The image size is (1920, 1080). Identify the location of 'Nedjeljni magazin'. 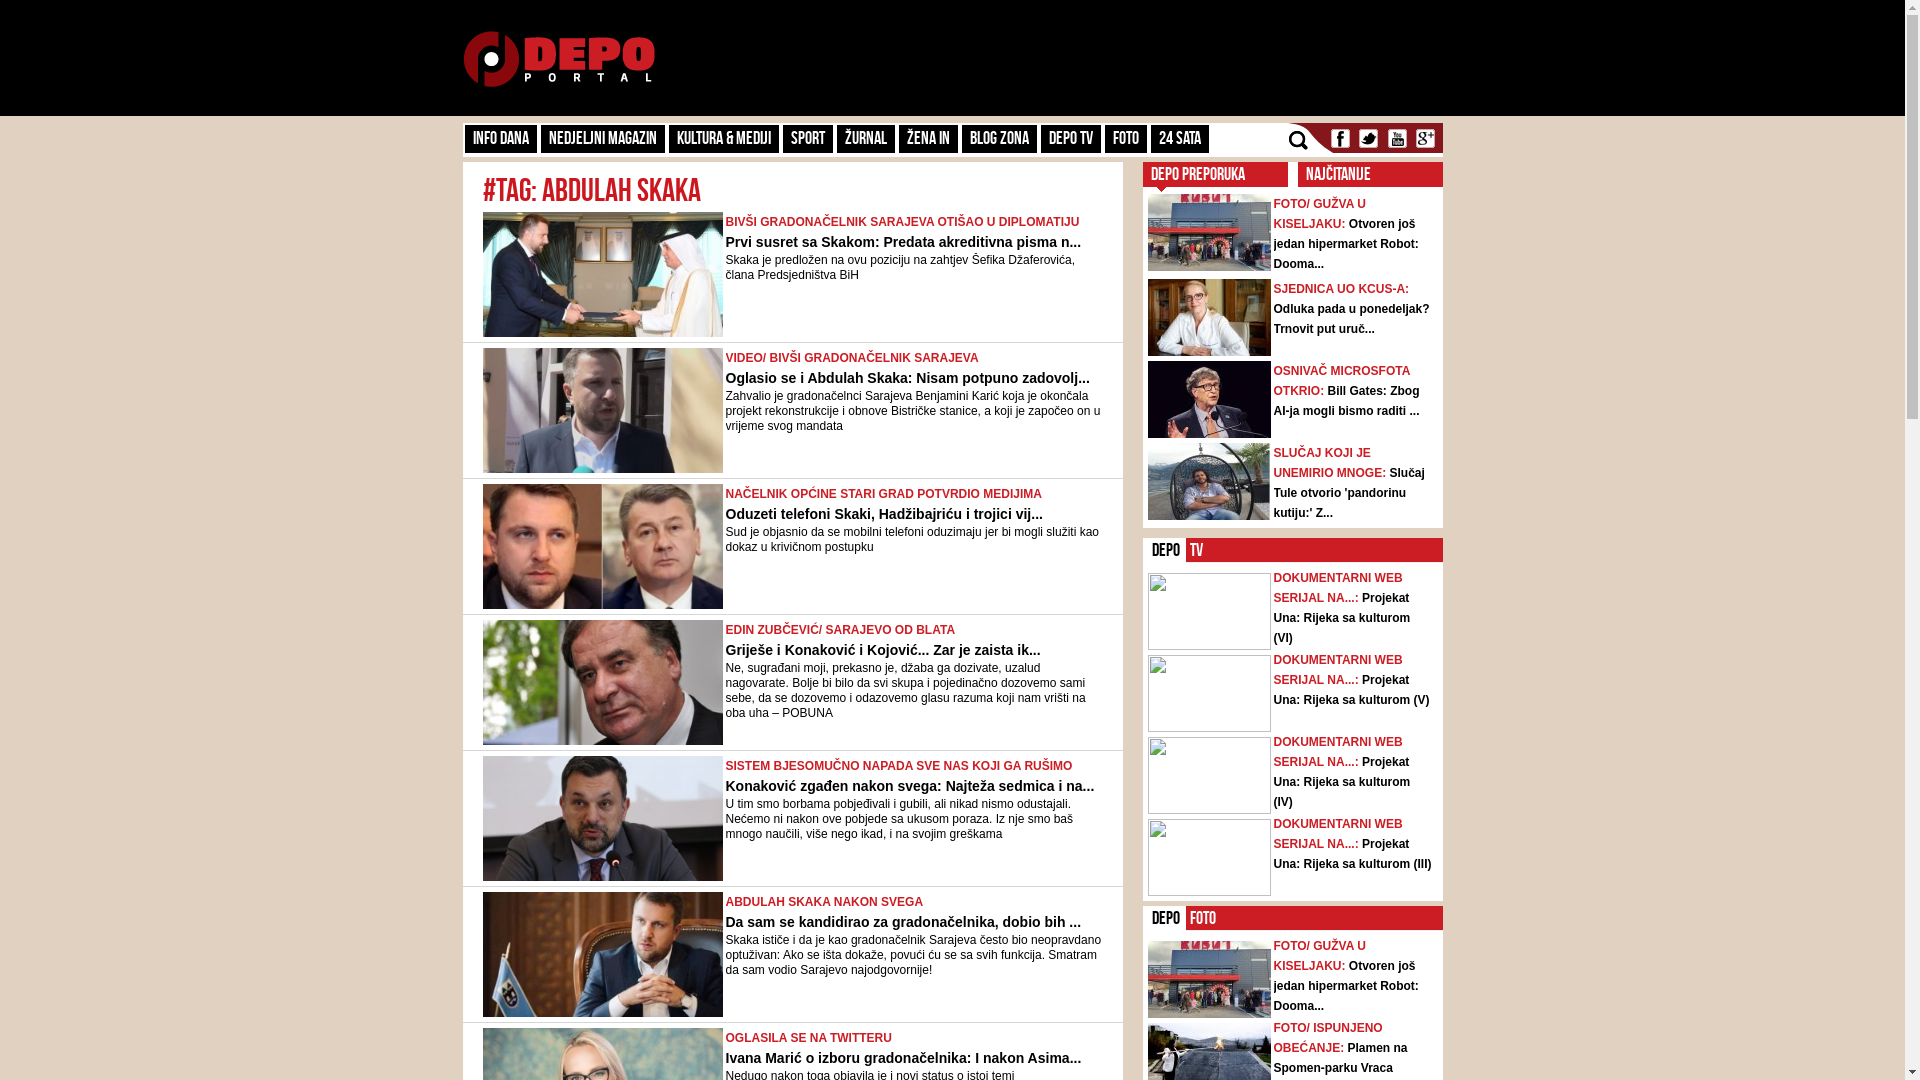
(600, 137).